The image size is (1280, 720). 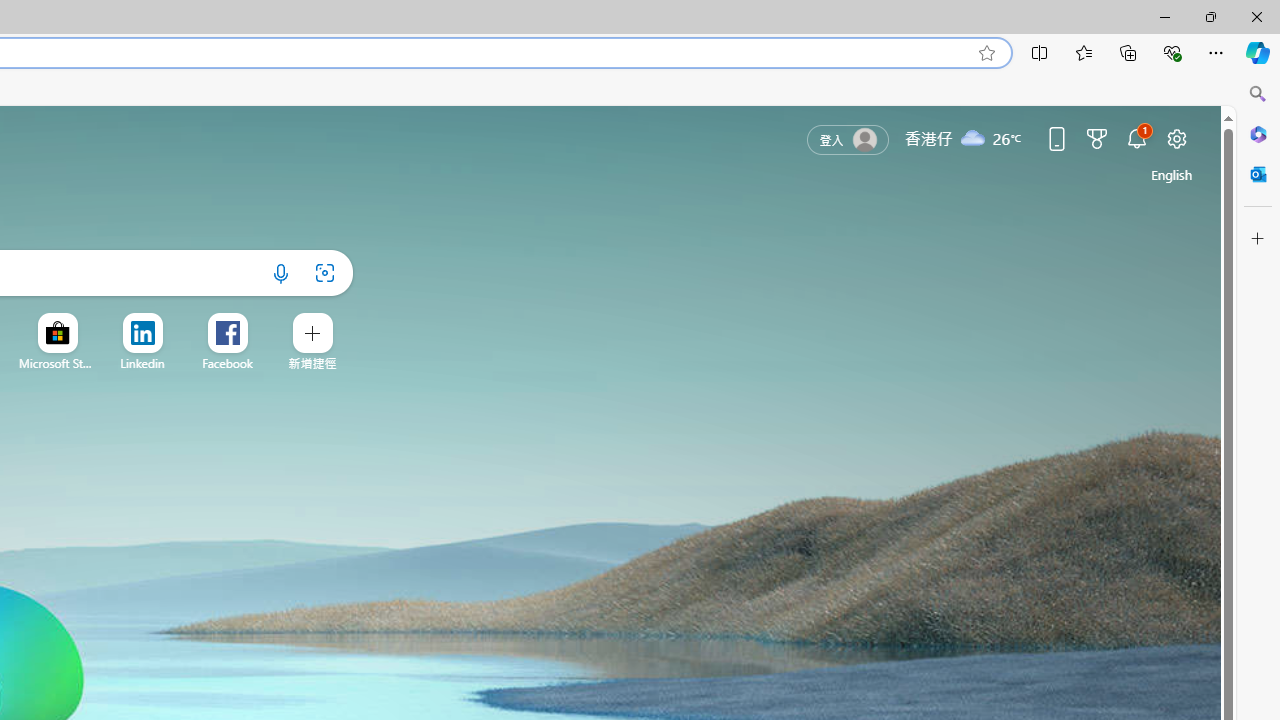 I want to click on 'Microsoft Rewards', so click(x=1095, y=137).